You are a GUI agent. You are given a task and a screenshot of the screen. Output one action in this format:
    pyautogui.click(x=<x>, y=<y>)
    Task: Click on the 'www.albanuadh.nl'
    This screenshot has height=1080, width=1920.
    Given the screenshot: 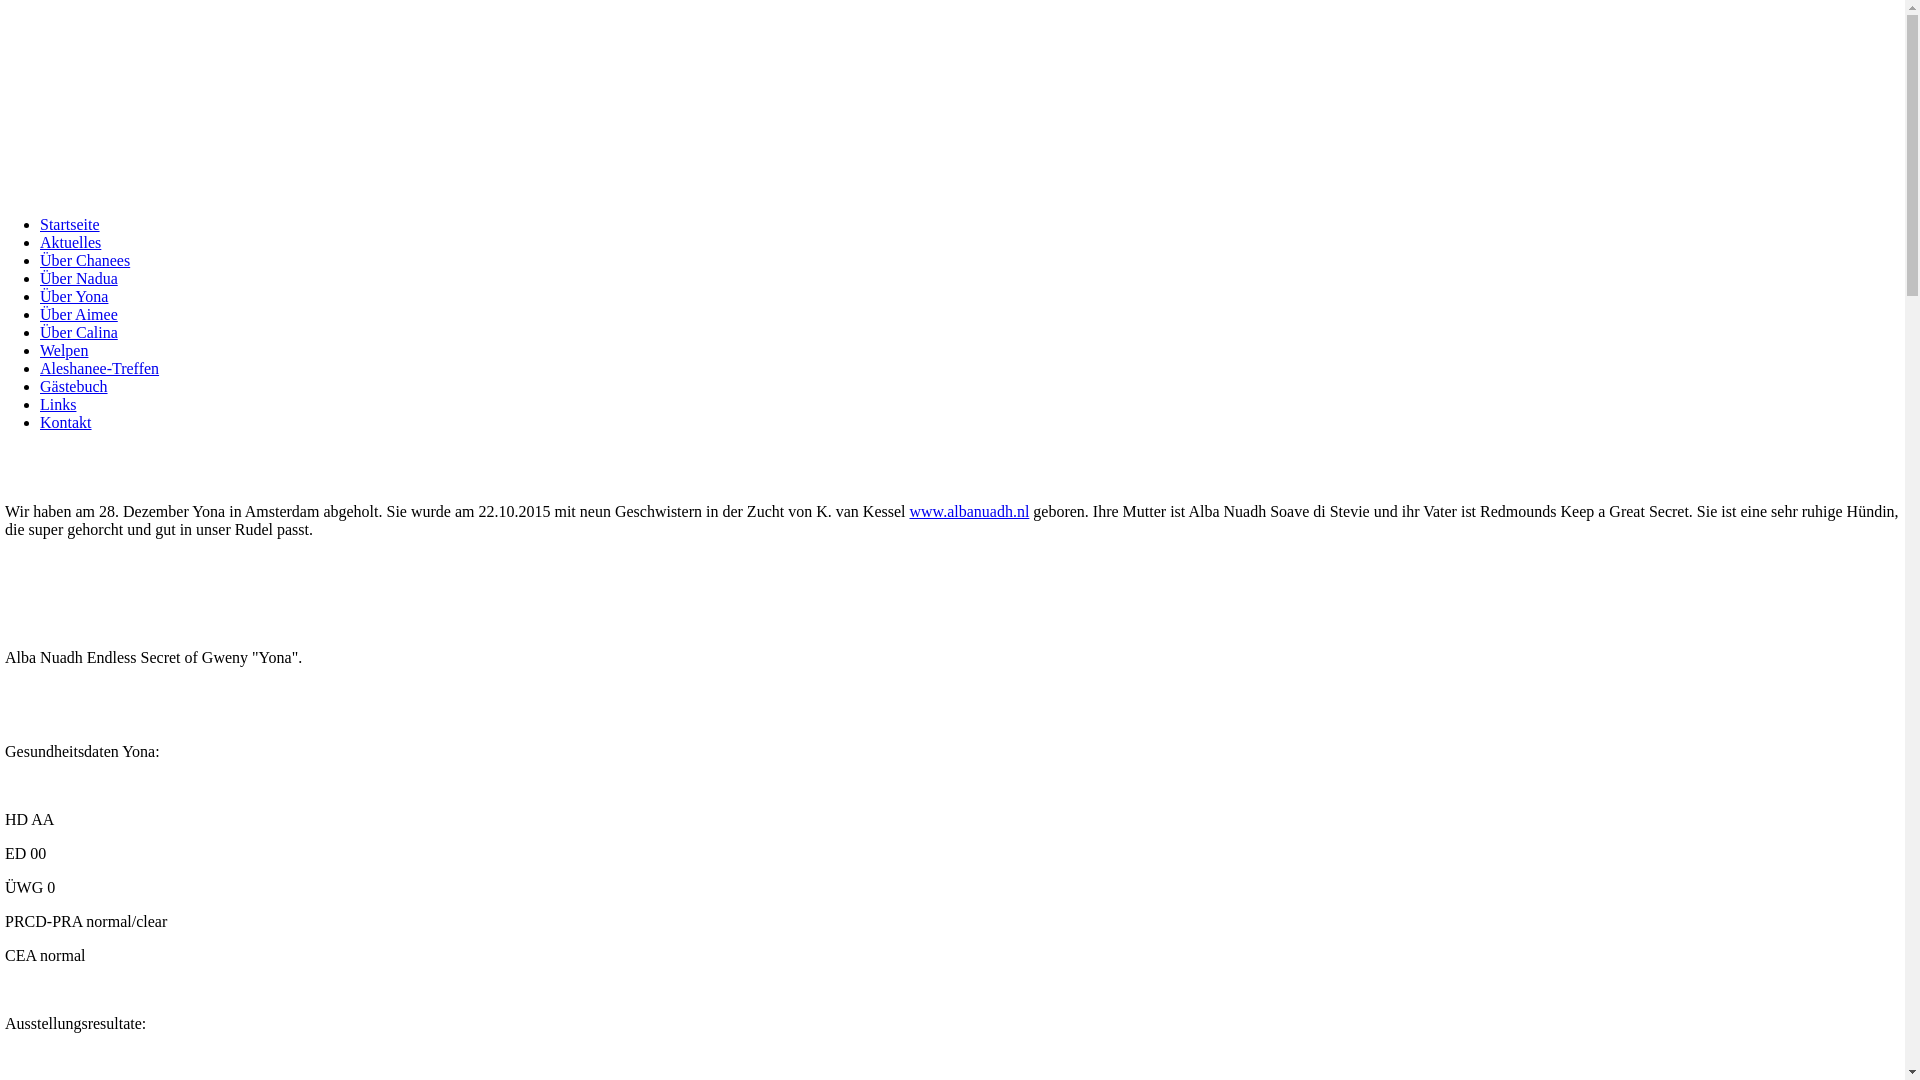 What is the action you would take?
    pyautogui.click(x=969, y=510)
    